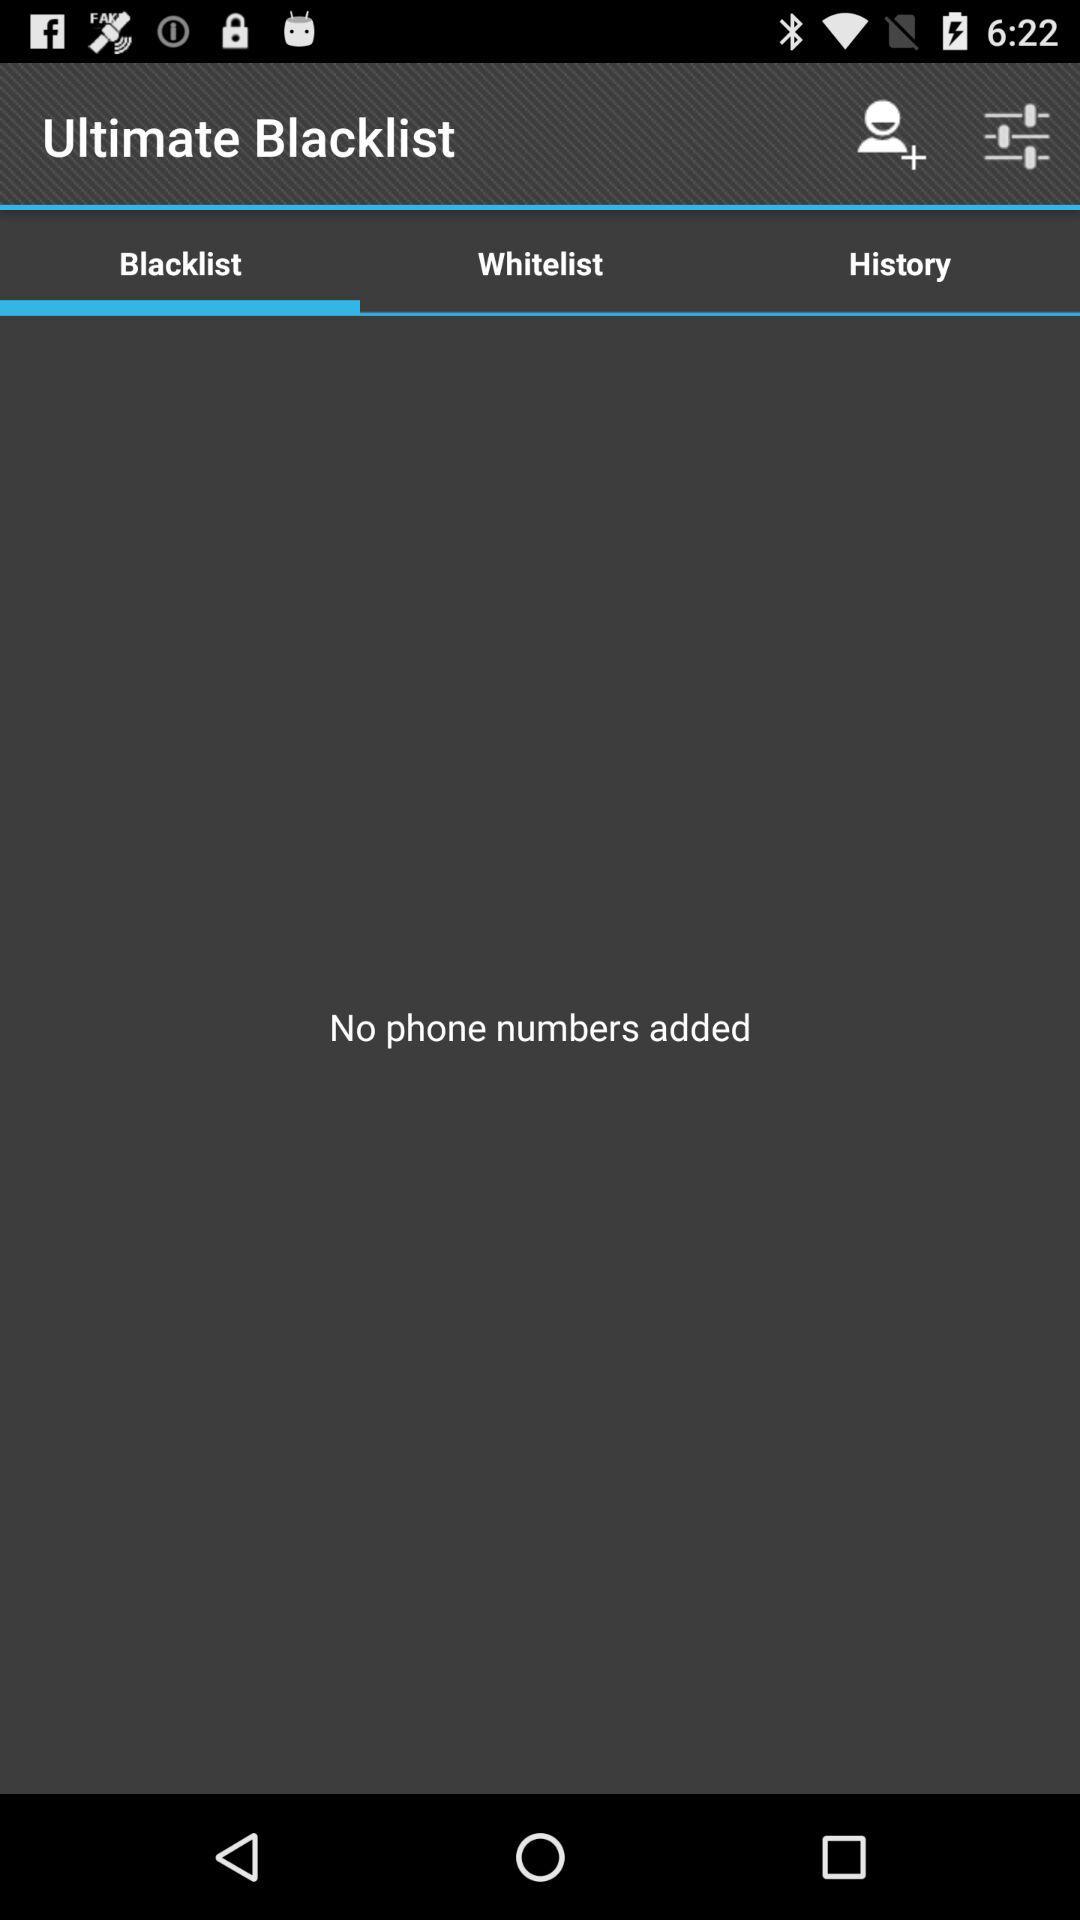 The image size is (1080, 1920). What do you see at coordinates (890, 135) in the screenshot?
I see `the icon to the right of the whitelist` at bounding box center [890, 135].